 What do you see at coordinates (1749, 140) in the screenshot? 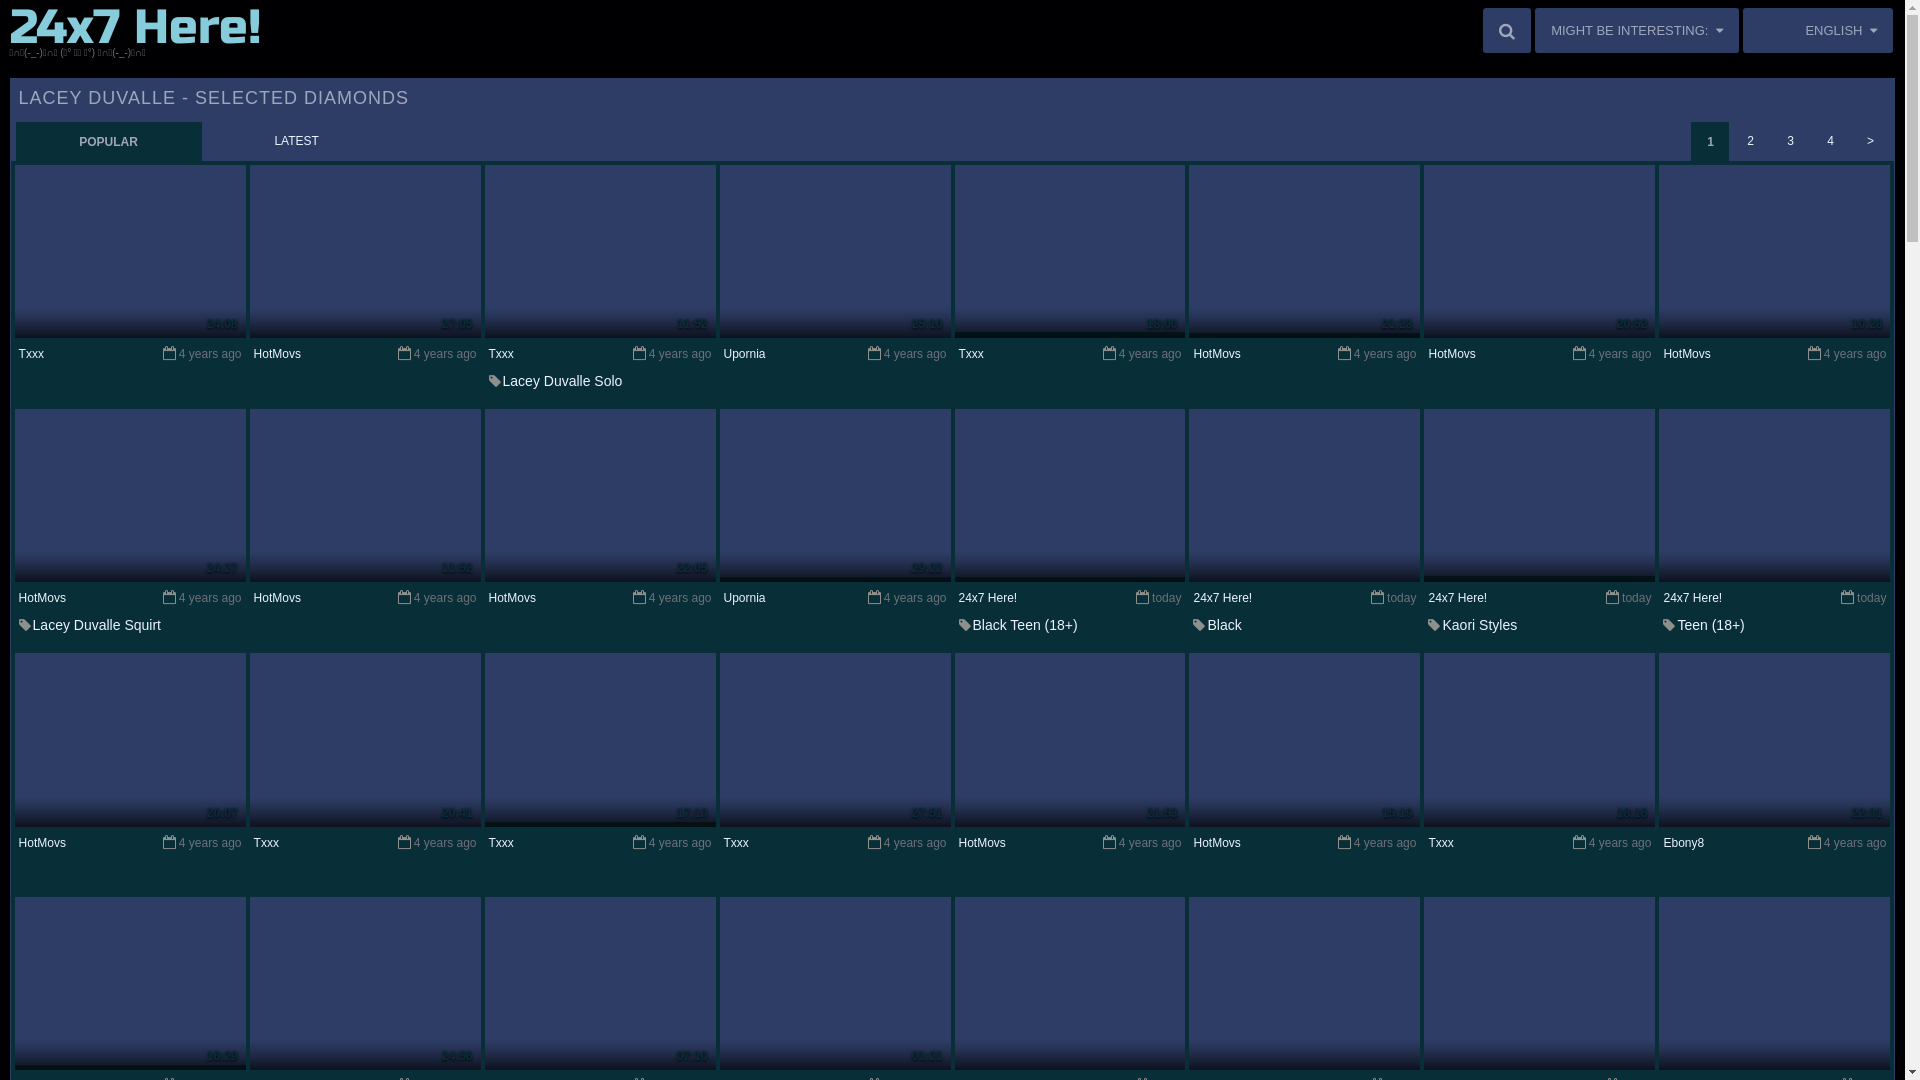
I see `'2'` at bounding box center [1749, 140].